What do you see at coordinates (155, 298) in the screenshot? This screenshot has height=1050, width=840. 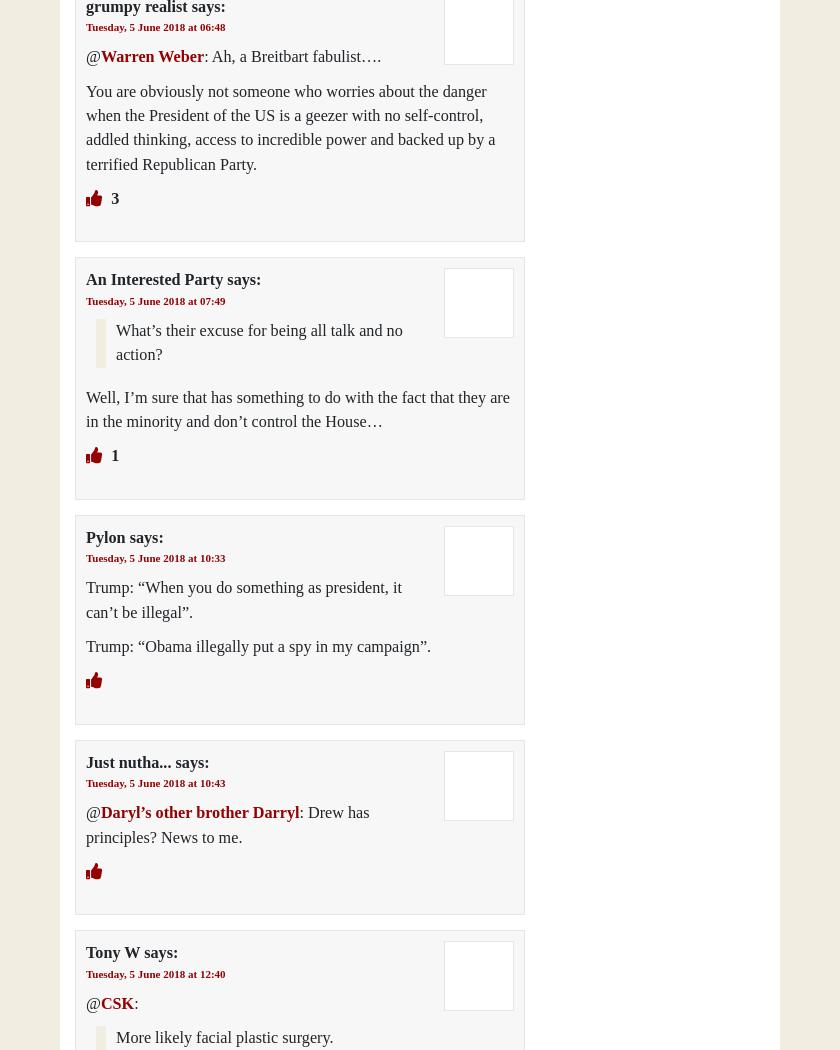 I see `'Tuesday, 5 June 2018 at 07:49'` at bounding box center [155, 298].